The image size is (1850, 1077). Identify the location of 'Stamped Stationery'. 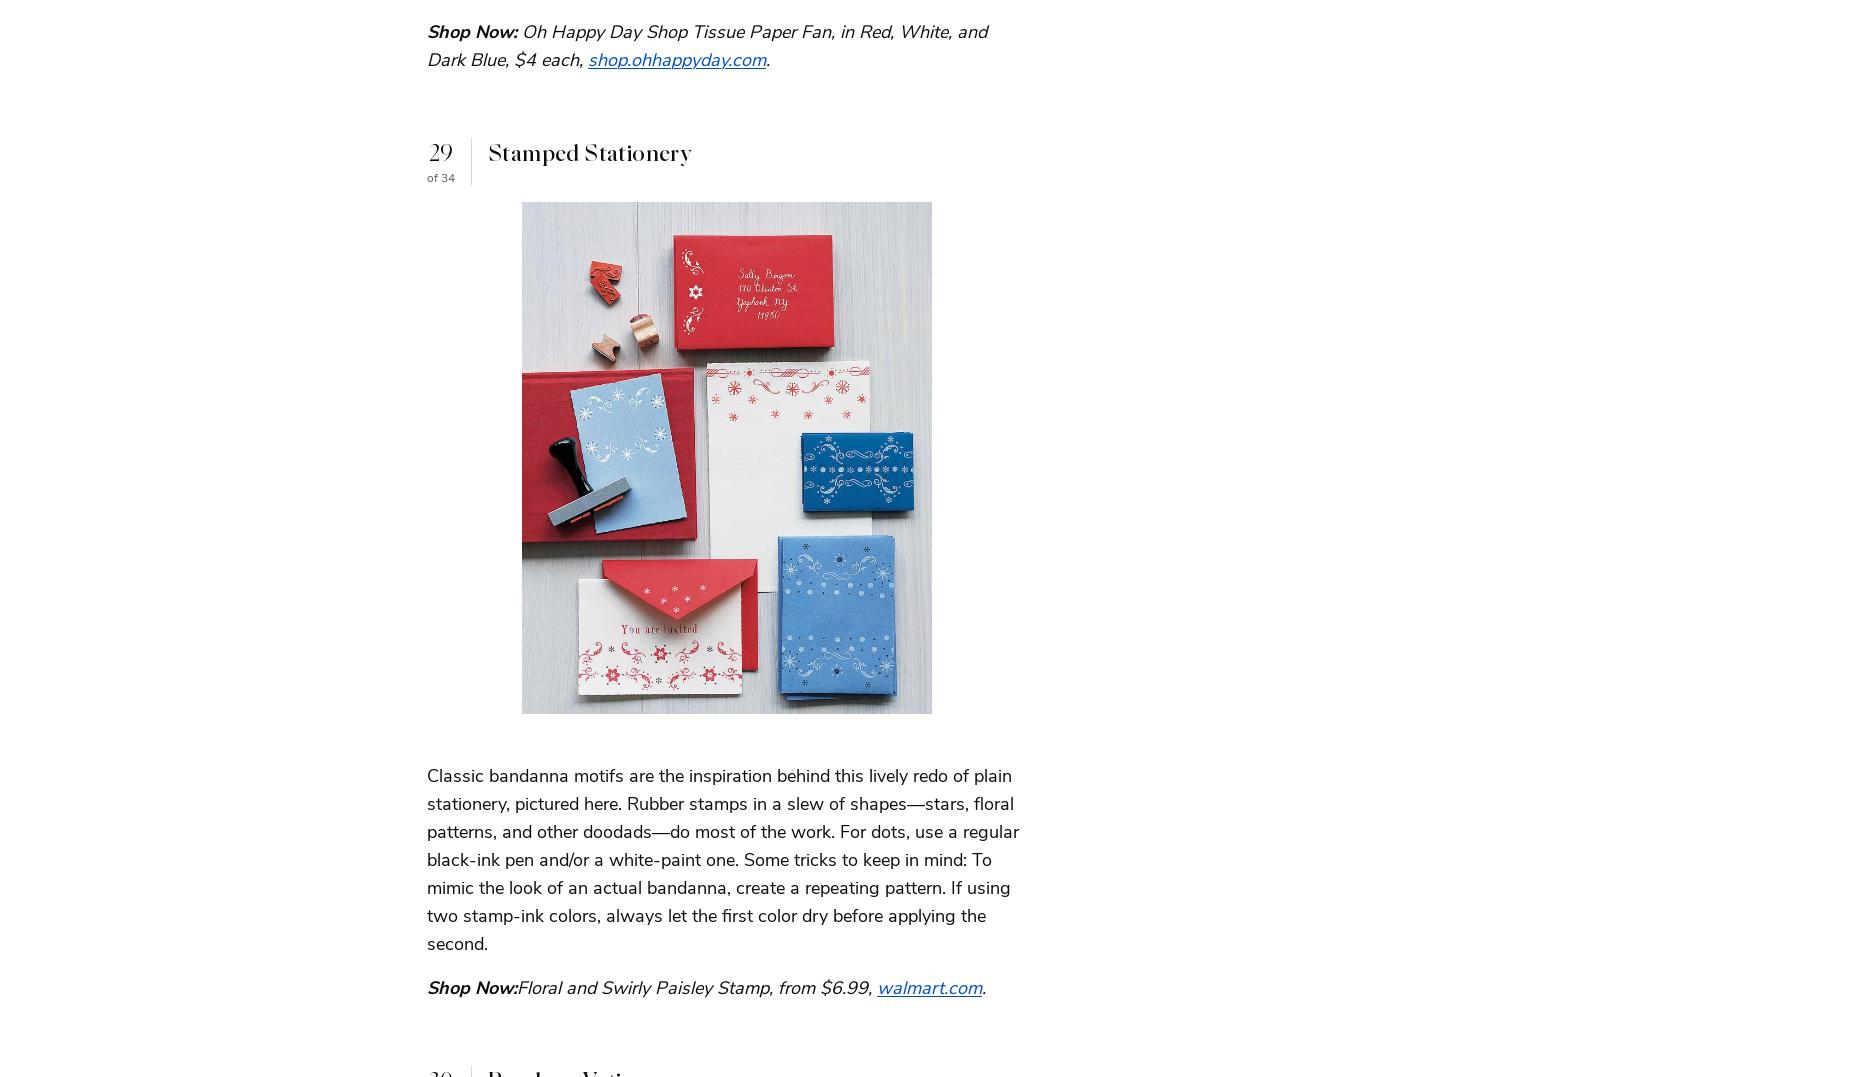
(589, 153).